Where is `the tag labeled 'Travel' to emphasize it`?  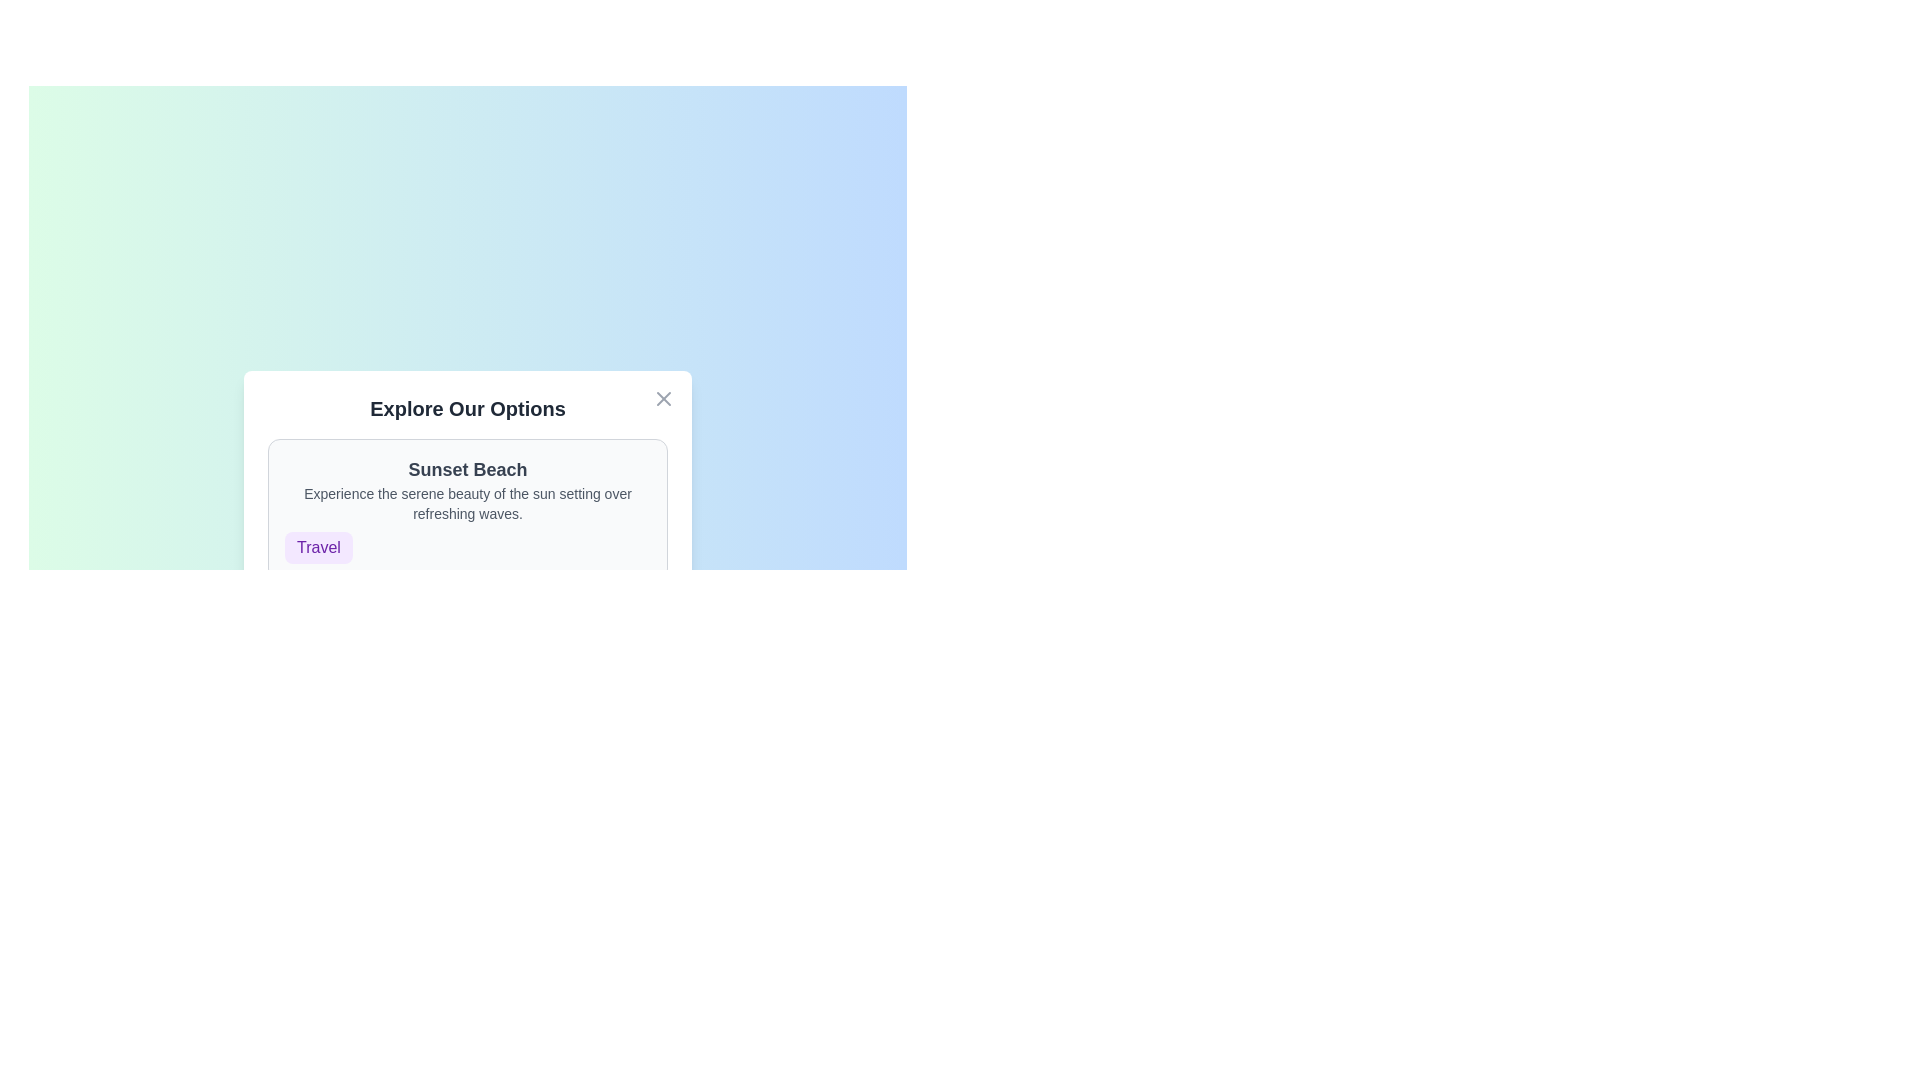 the tag labeled 'Travel' to emphasize it is located at coordinates (317, 547).